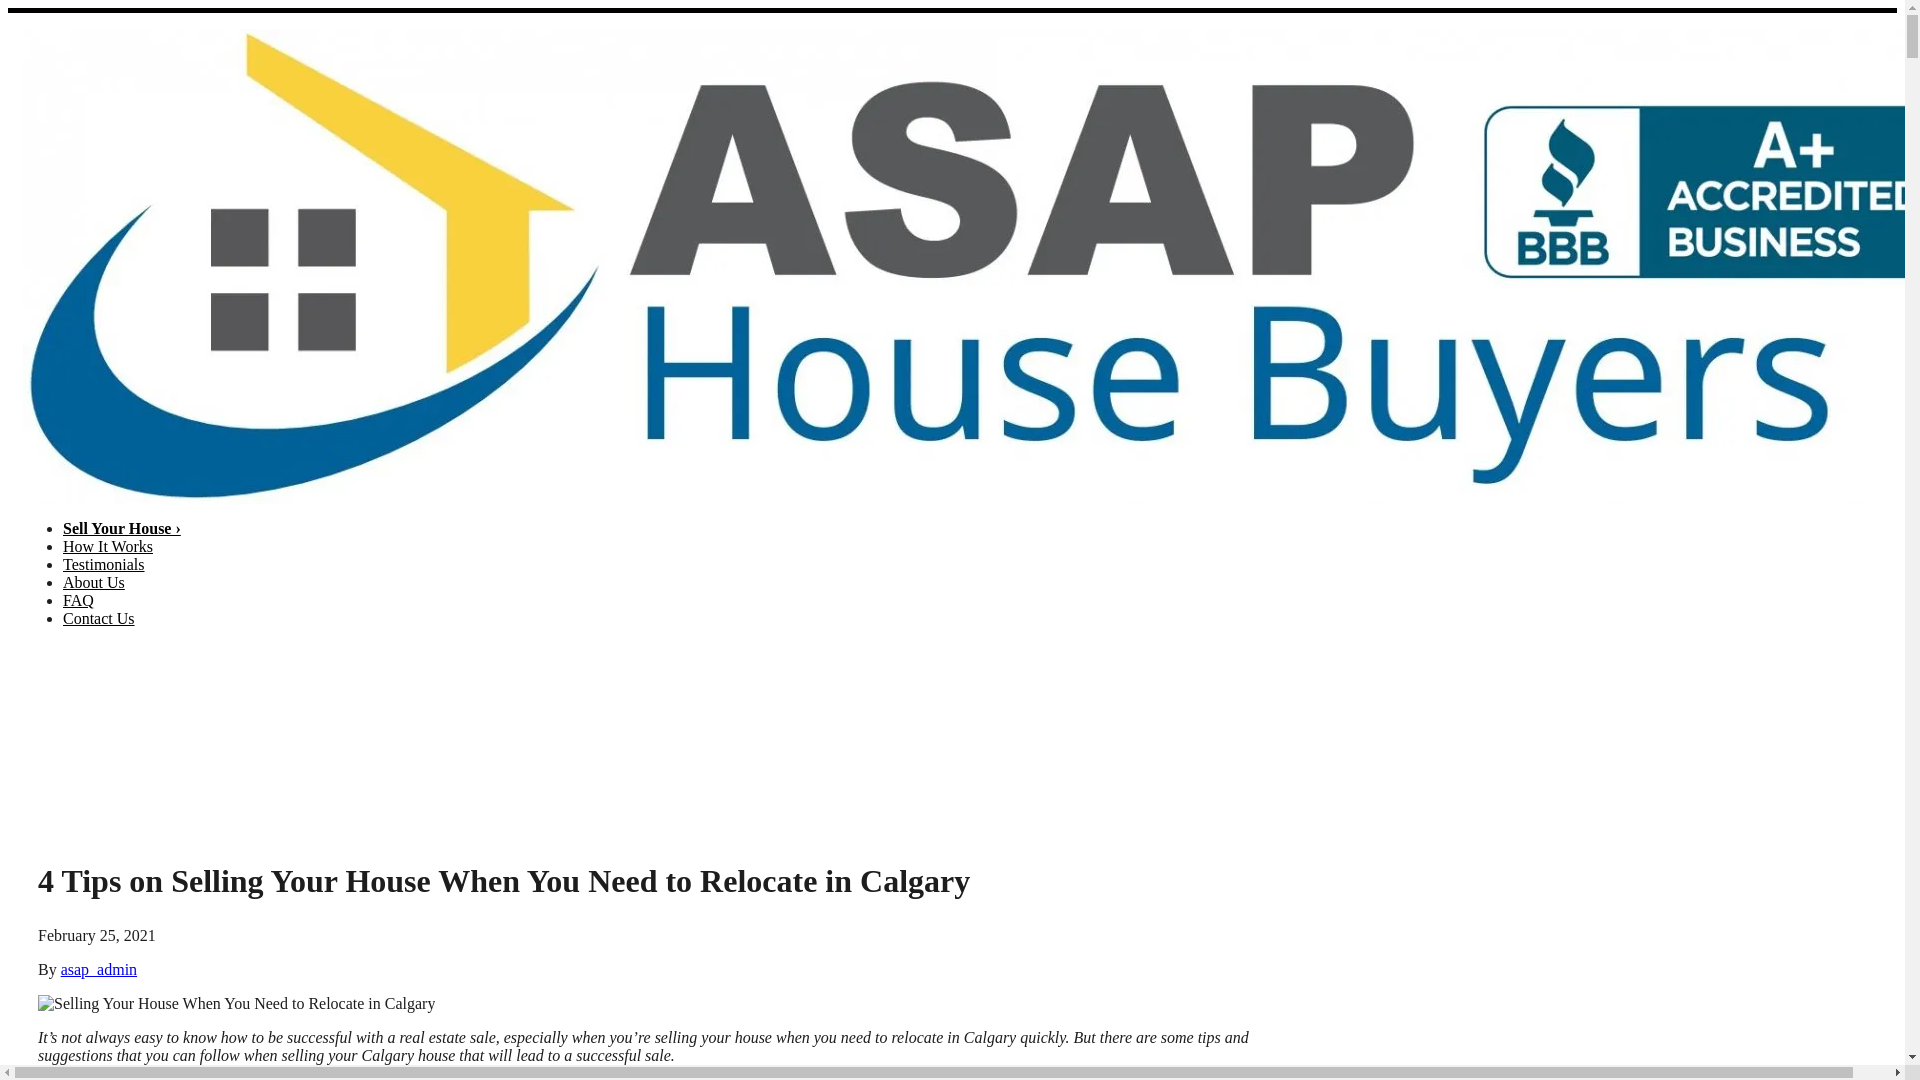 This screenshot has height=1080, width=1920. Describe the element at coordinates (62, 599) in the screenshot. I see `'FAQ'` at that location.